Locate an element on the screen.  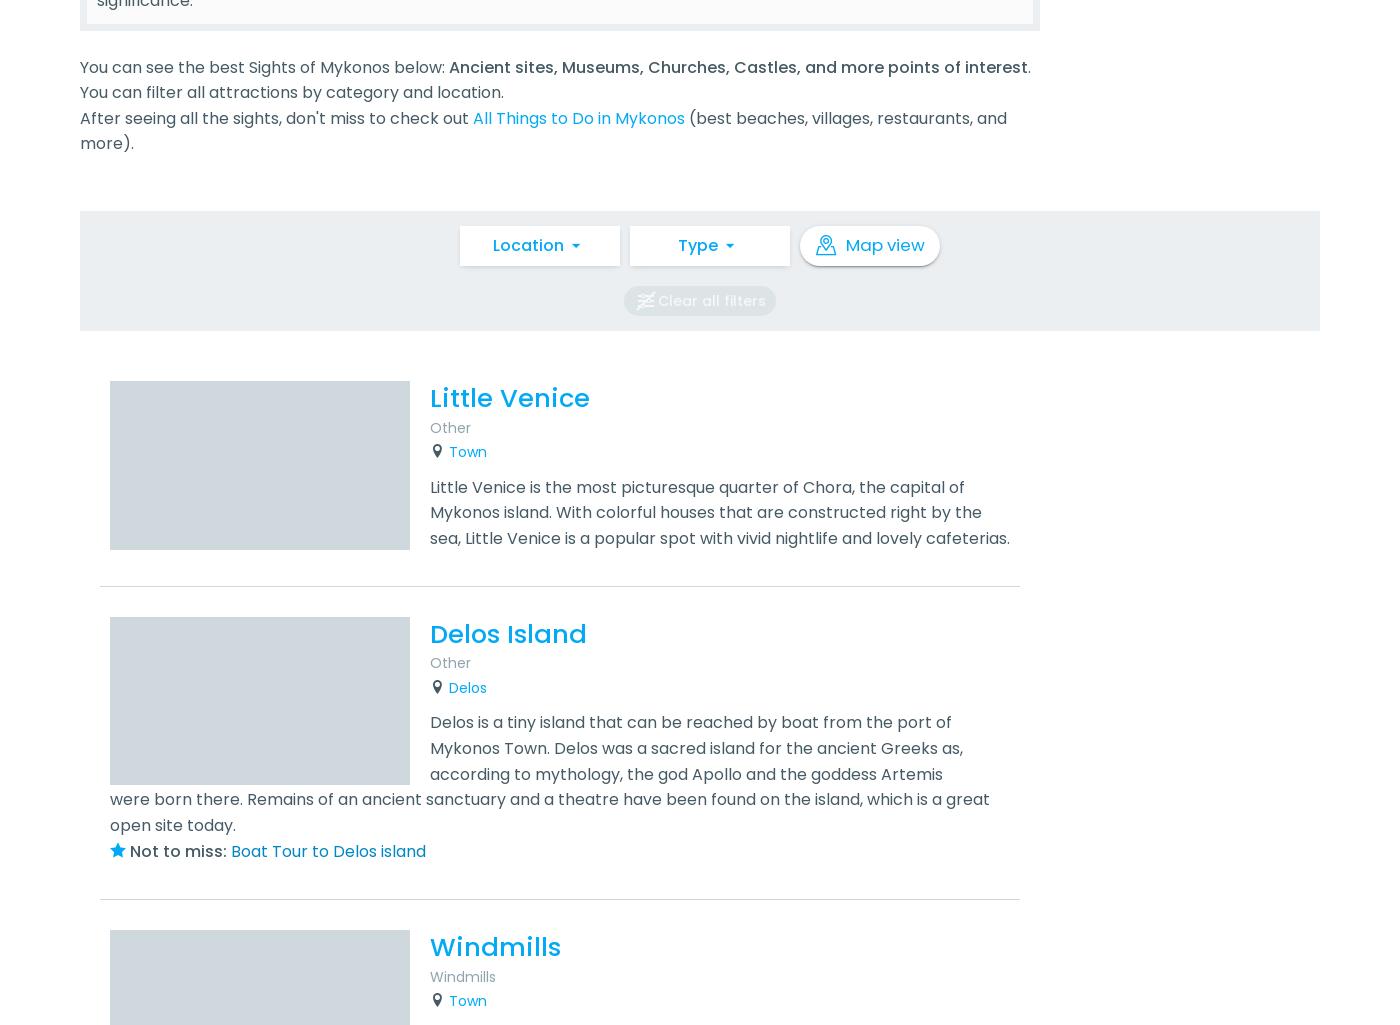
'Type' is located at coordinates (678, 243).